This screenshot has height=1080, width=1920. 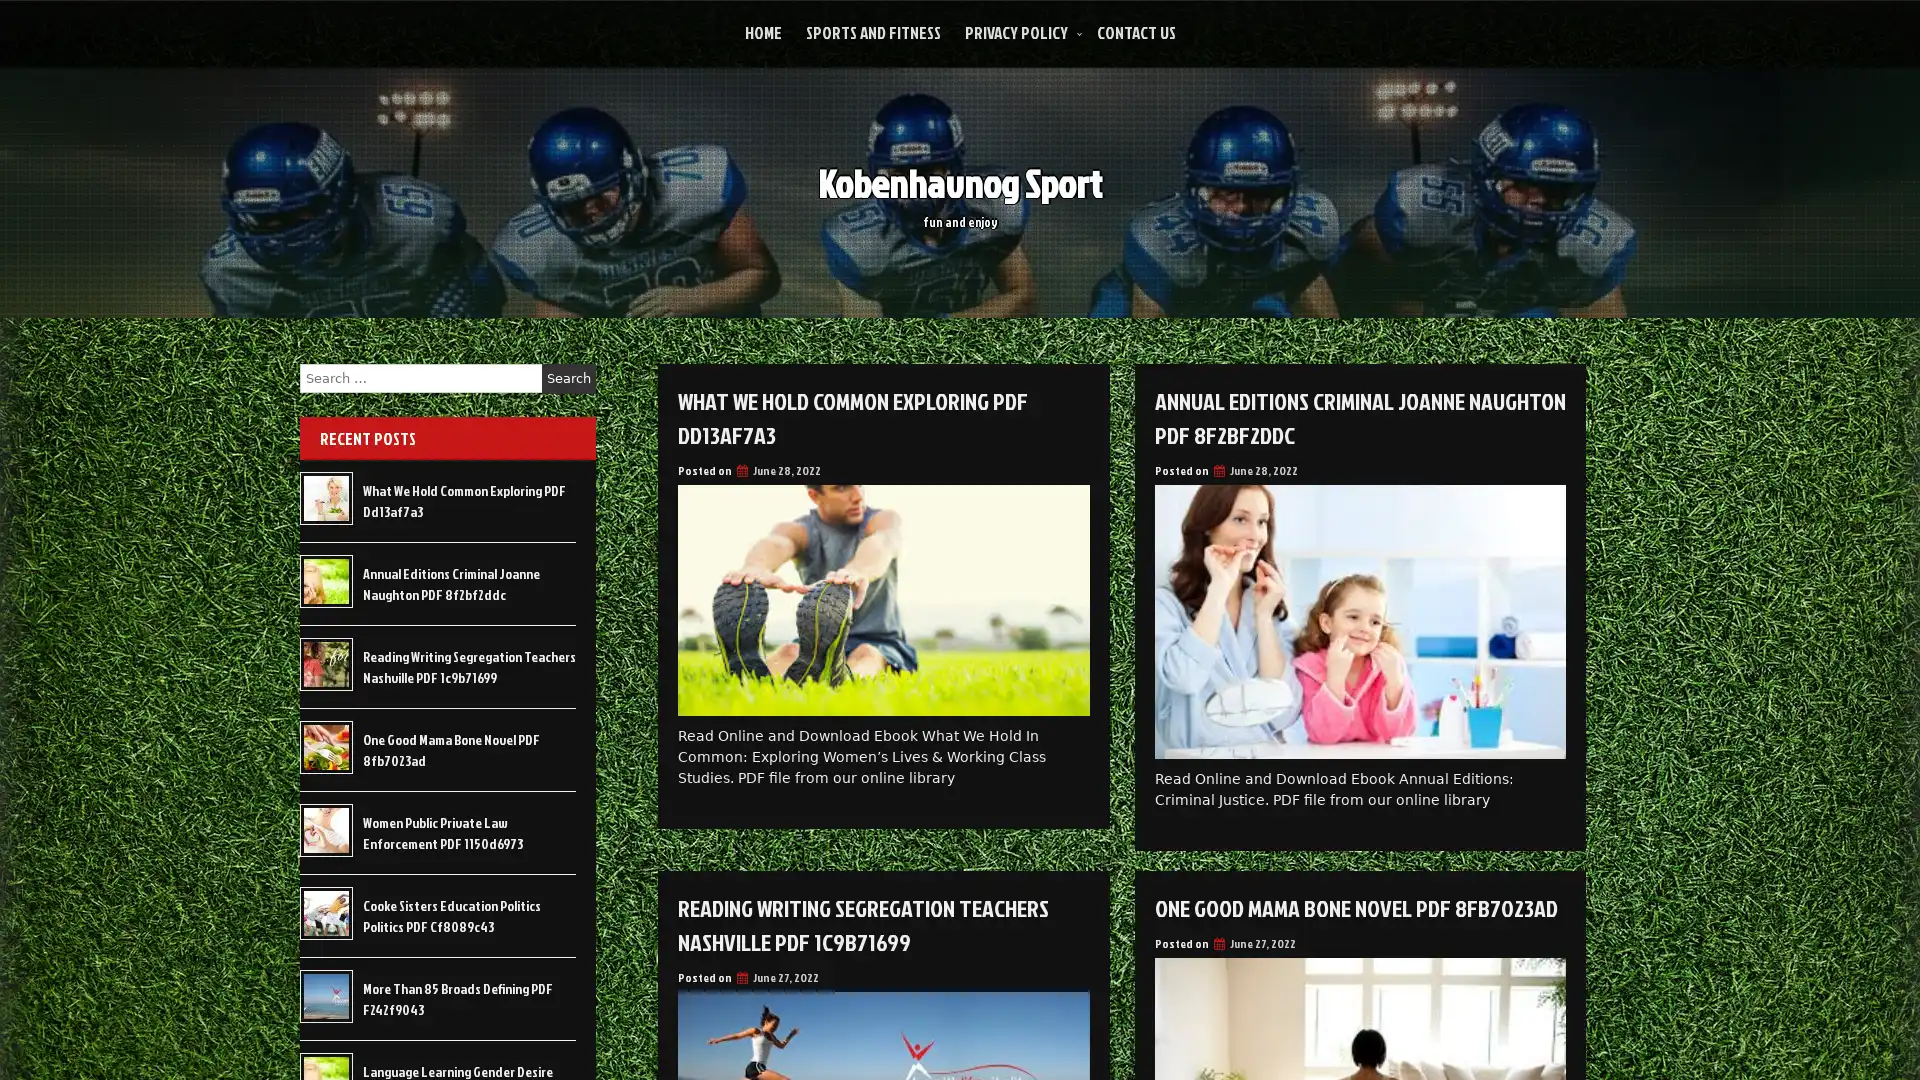 What do you see at coordinates (568, 378) in the screenshot?
I see `Search` at bounding box center [568, 378].